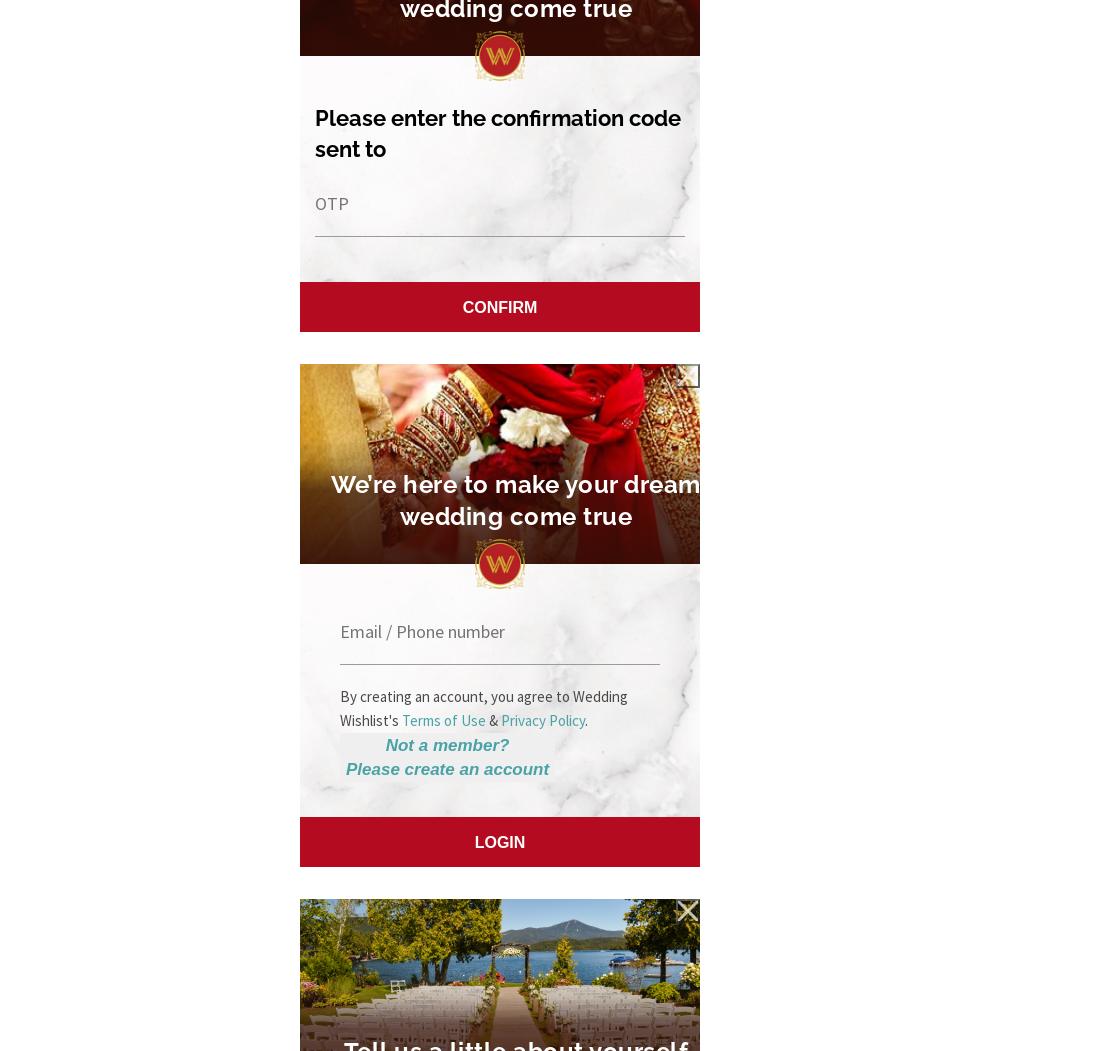 The image size is (1113, 1051). What do you see at coordinates (497, 131) in the screenshot?
I see `'Please enter the confirmation code sent to'` at bounding box center [497, 131].